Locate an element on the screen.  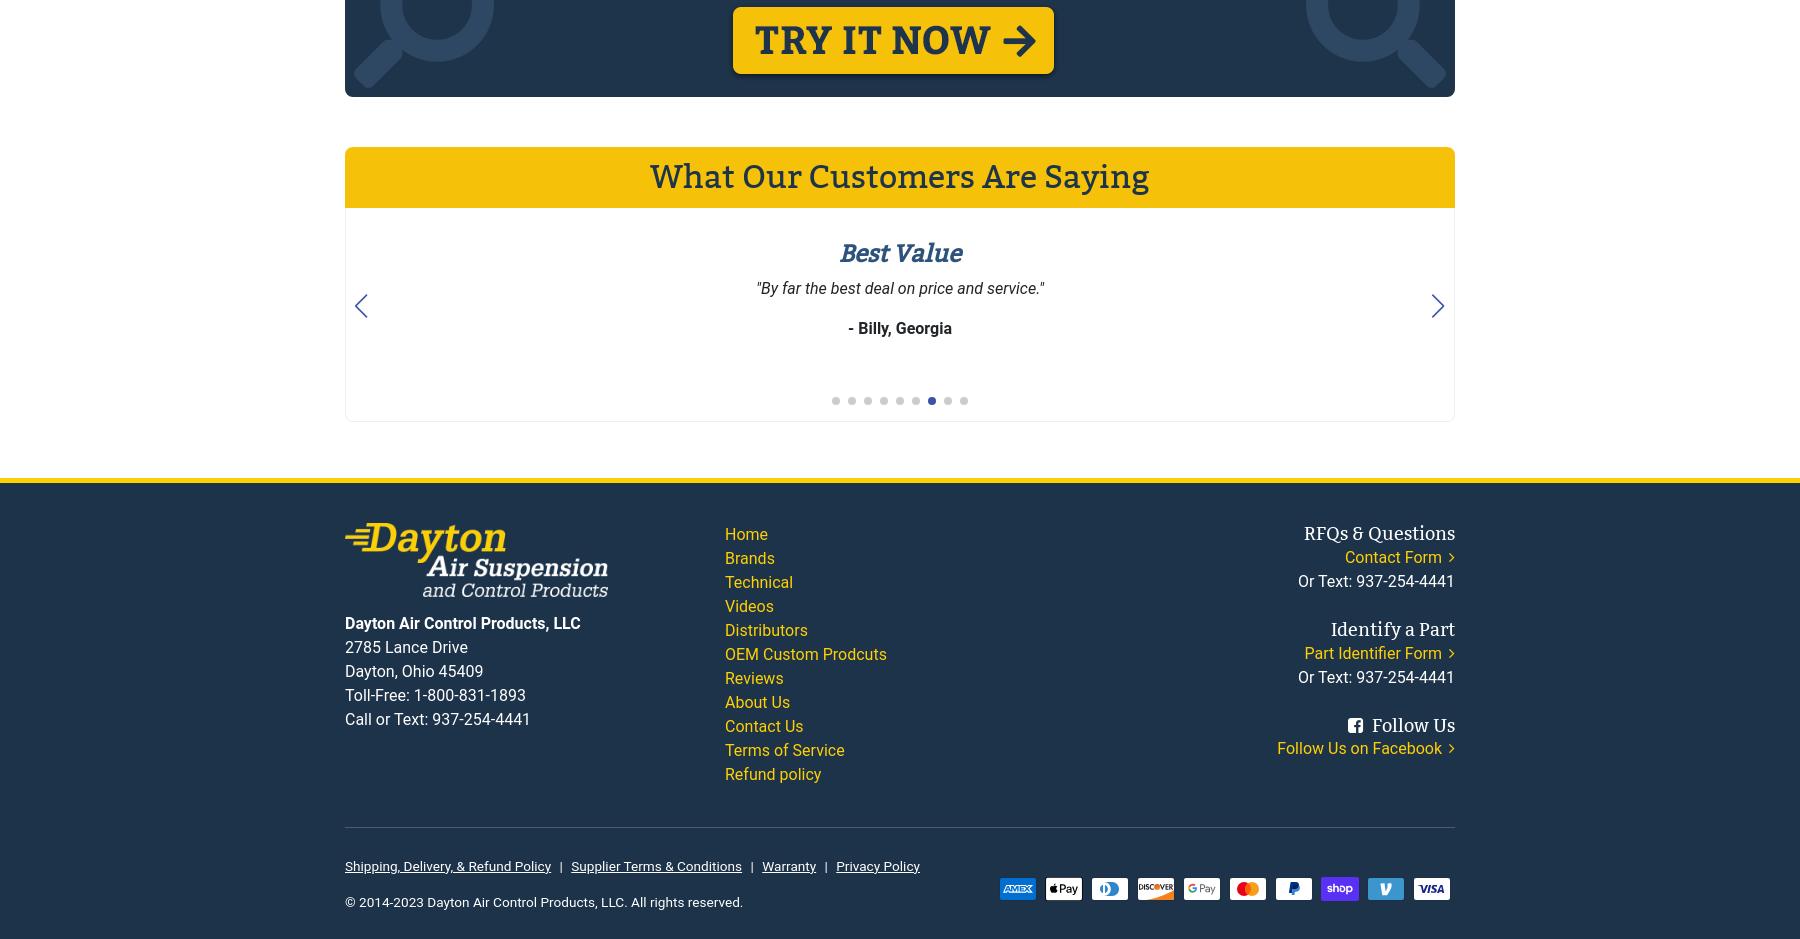
'Reviews' is located at coordinates (724, 677).